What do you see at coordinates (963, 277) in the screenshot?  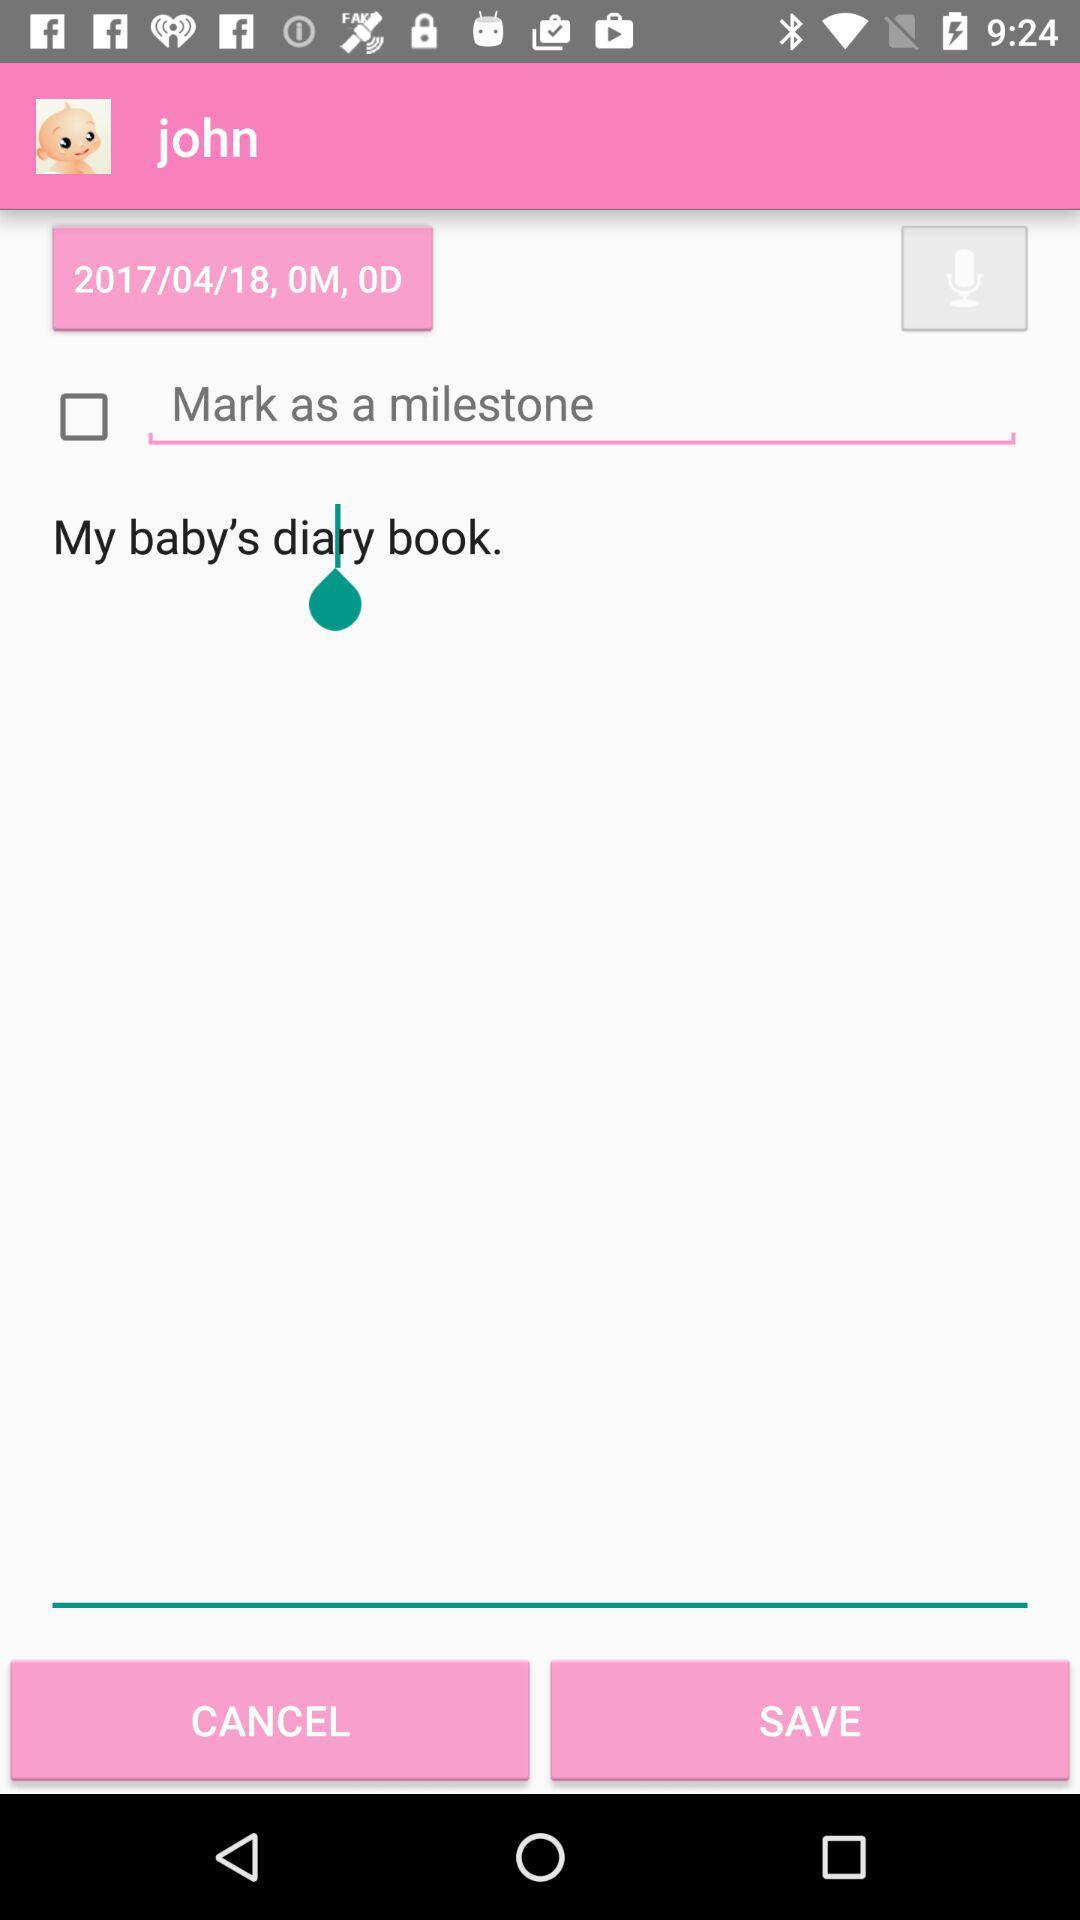 I see `use microphone` at bounding box center [963, 277].